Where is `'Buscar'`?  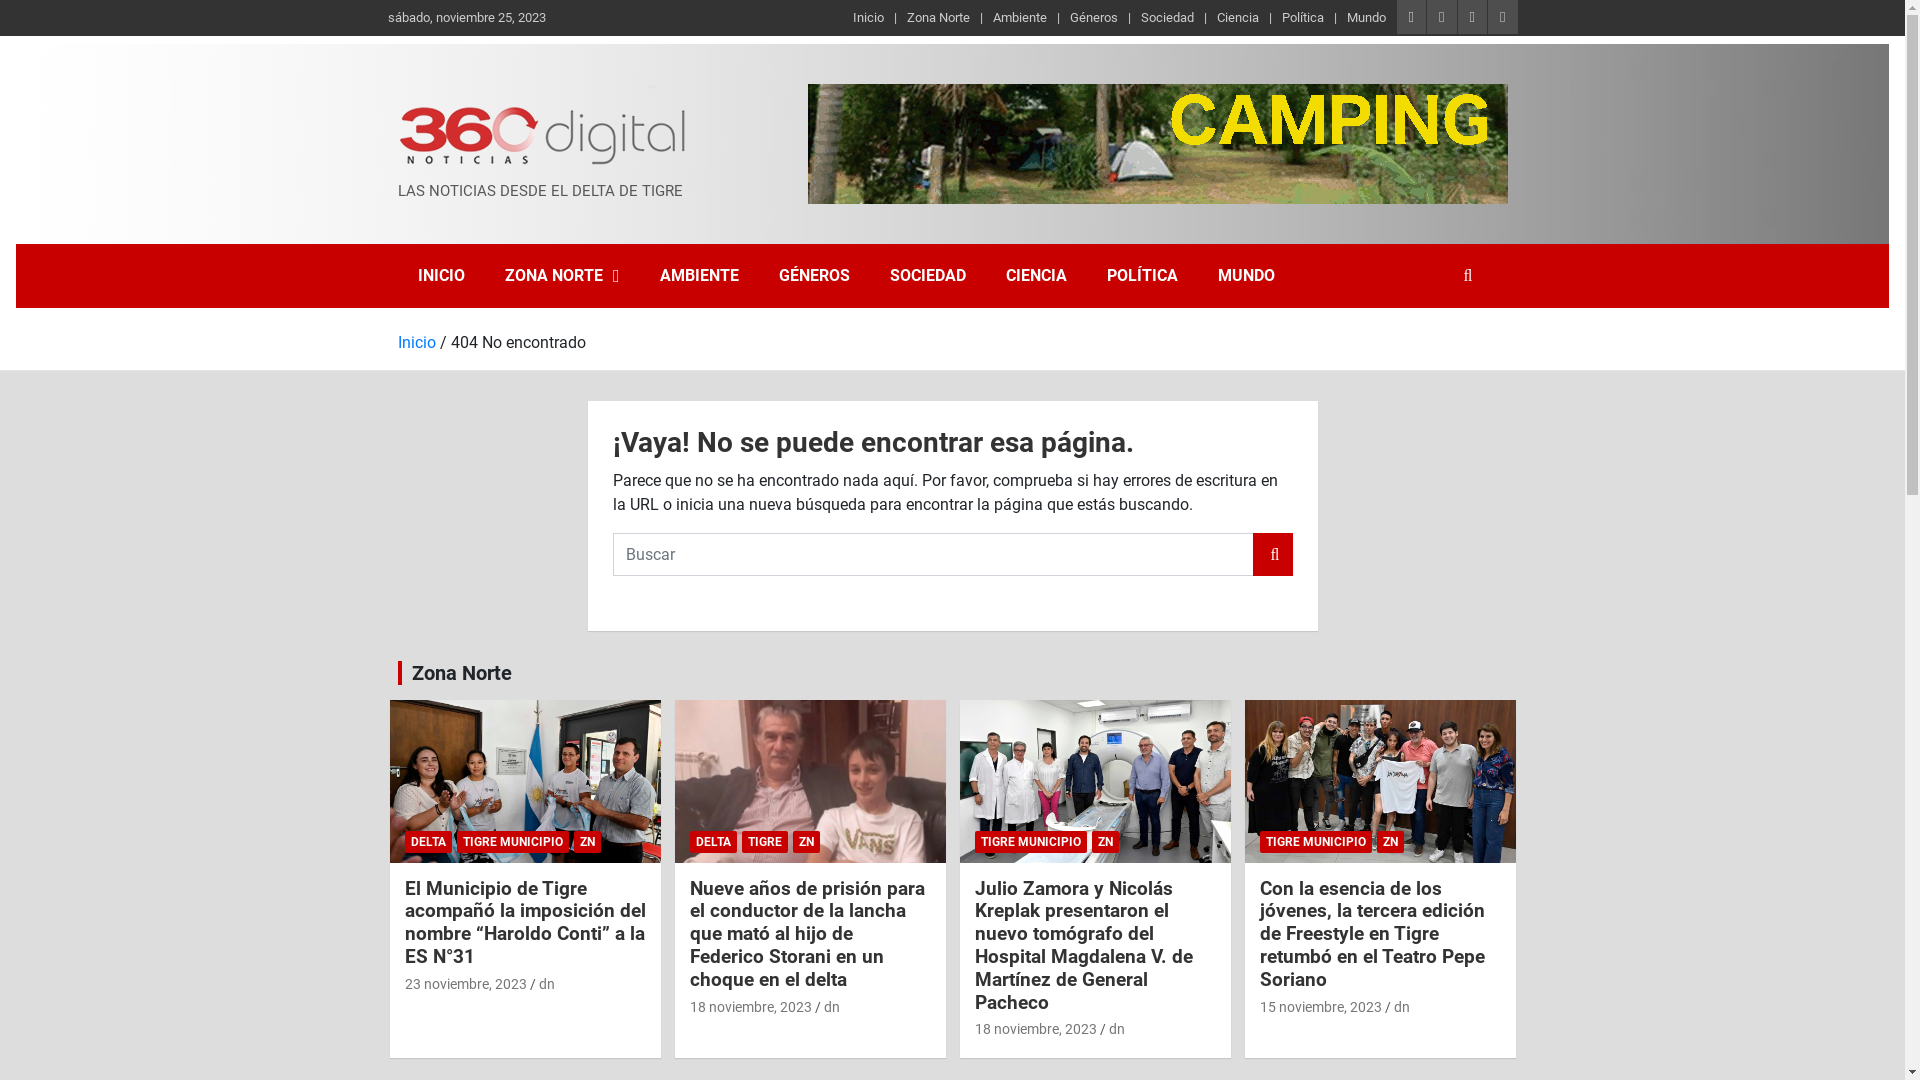
'Buscar' is located at coordinates (1271, 554).